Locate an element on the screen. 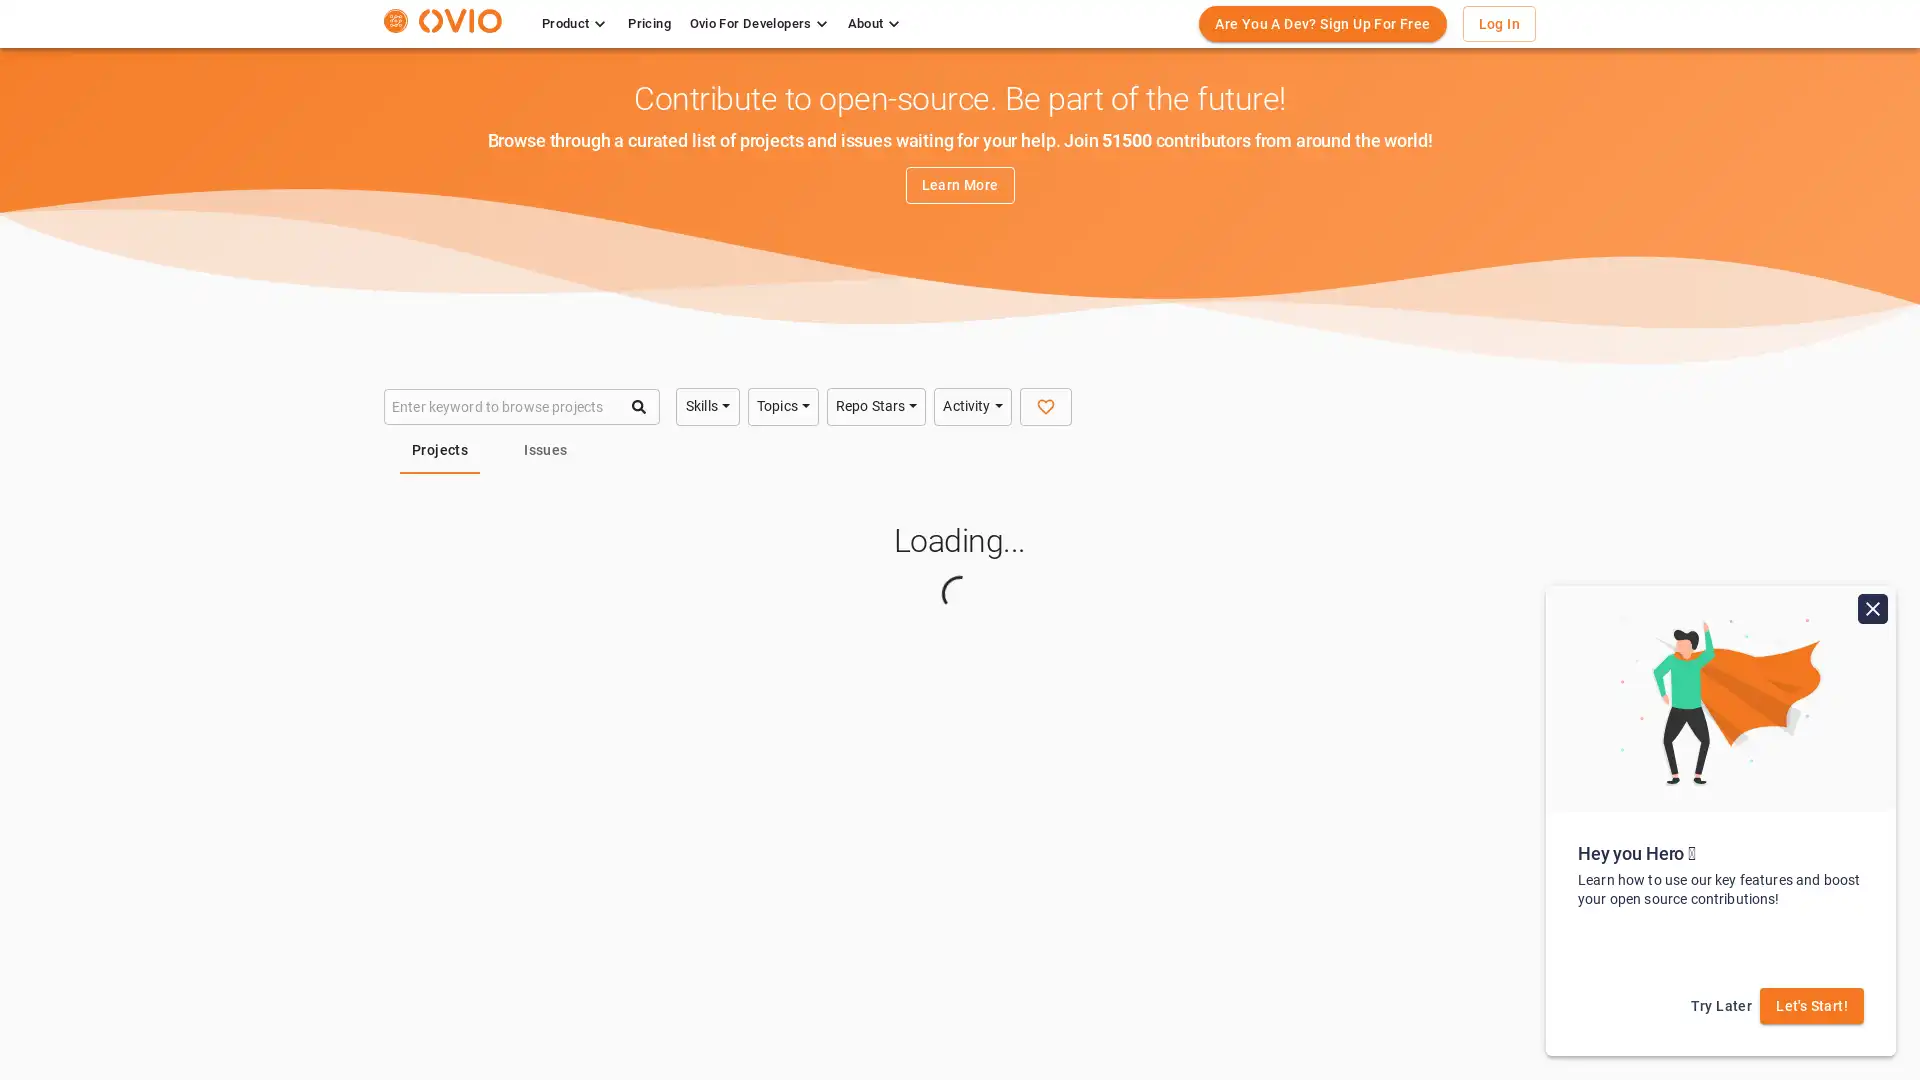  Python is located at coordinates (1024, 818).